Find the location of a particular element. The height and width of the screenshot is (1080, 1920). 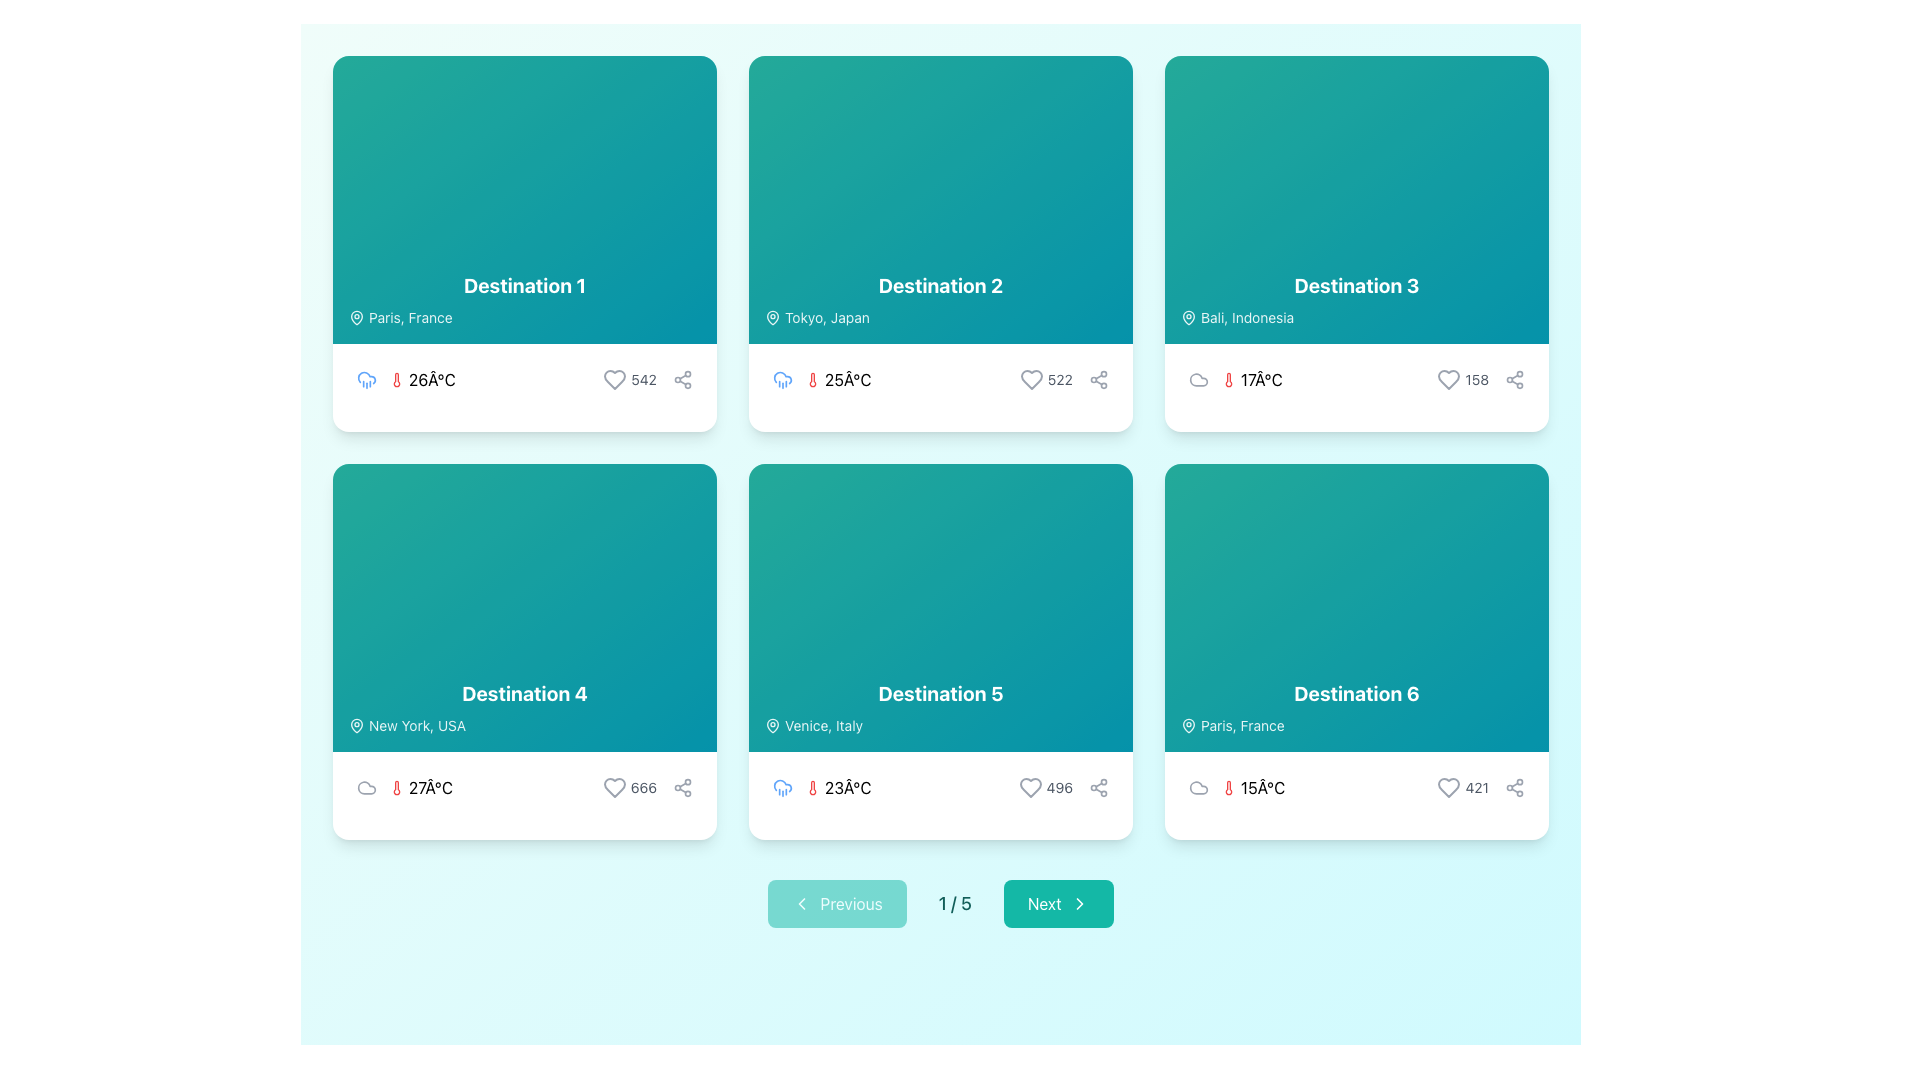

the interactive counter with a heart icon displaying the number of likes in the bottom-right section of the fifth destination card is located at coordinates (1044, 786).